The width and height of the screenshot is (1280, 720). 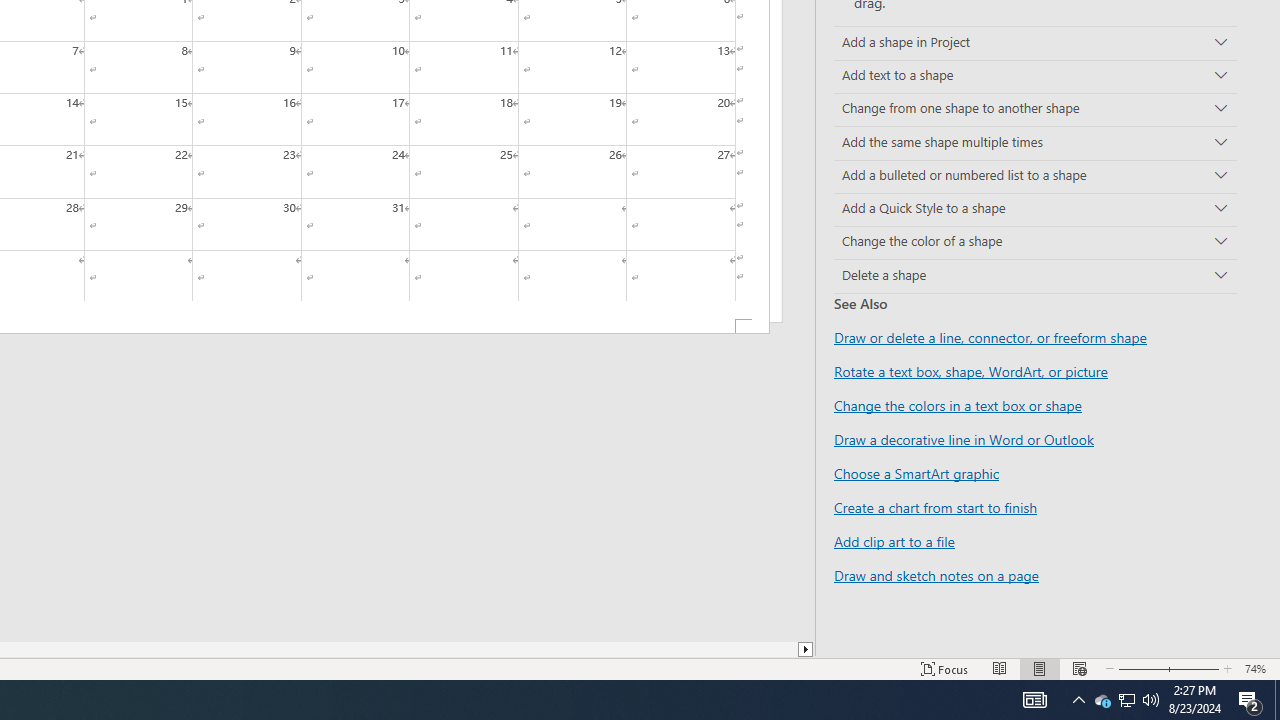 What do you see at coordinates (1035, 142) in the screenshot?
I see `'Add the same shape multiple times'` at bounding box center [1035, 142].